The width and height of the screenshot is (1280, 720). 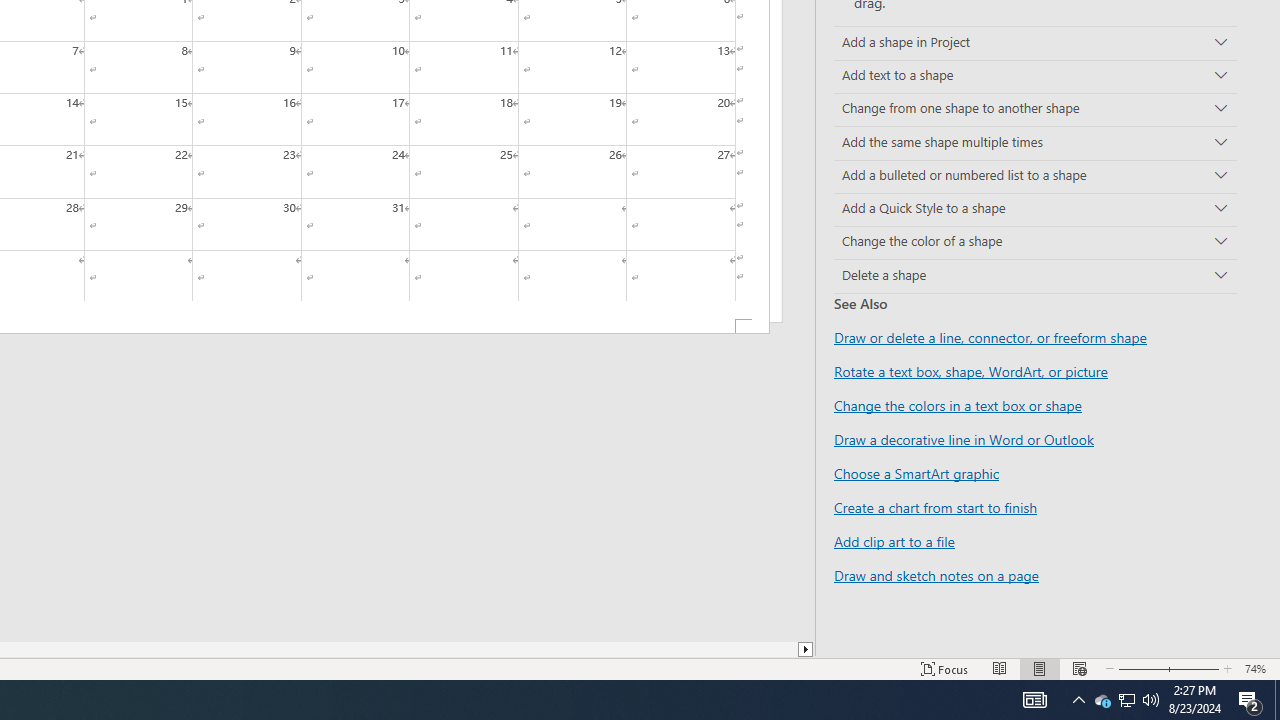 What do you see at coordinates (1035, 142) in the screenshot?
I see `'Add the same shape multiple times'` at bounding box center [1035, 142].